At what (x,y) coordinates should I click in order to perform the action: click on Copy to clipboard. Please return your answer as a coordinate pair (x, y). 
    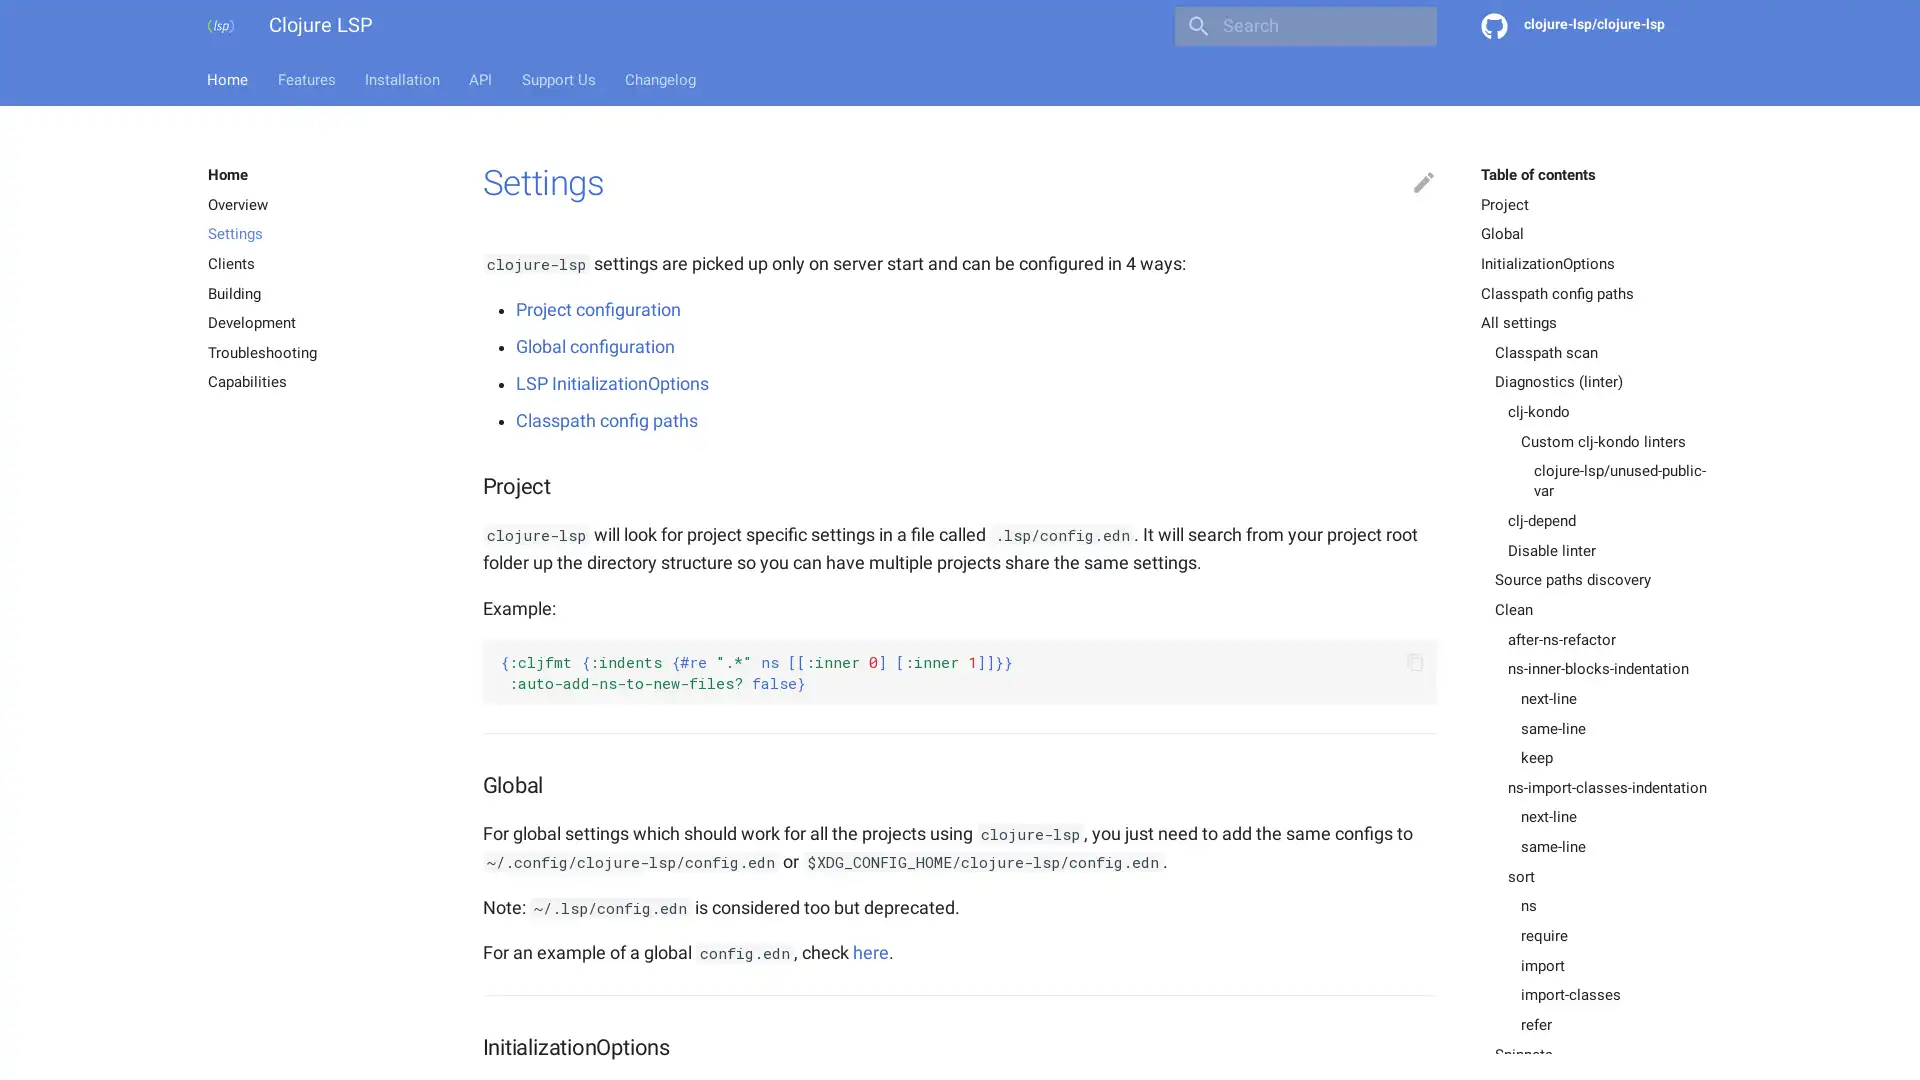
    Looking at the image, I should click on (1414, 662).